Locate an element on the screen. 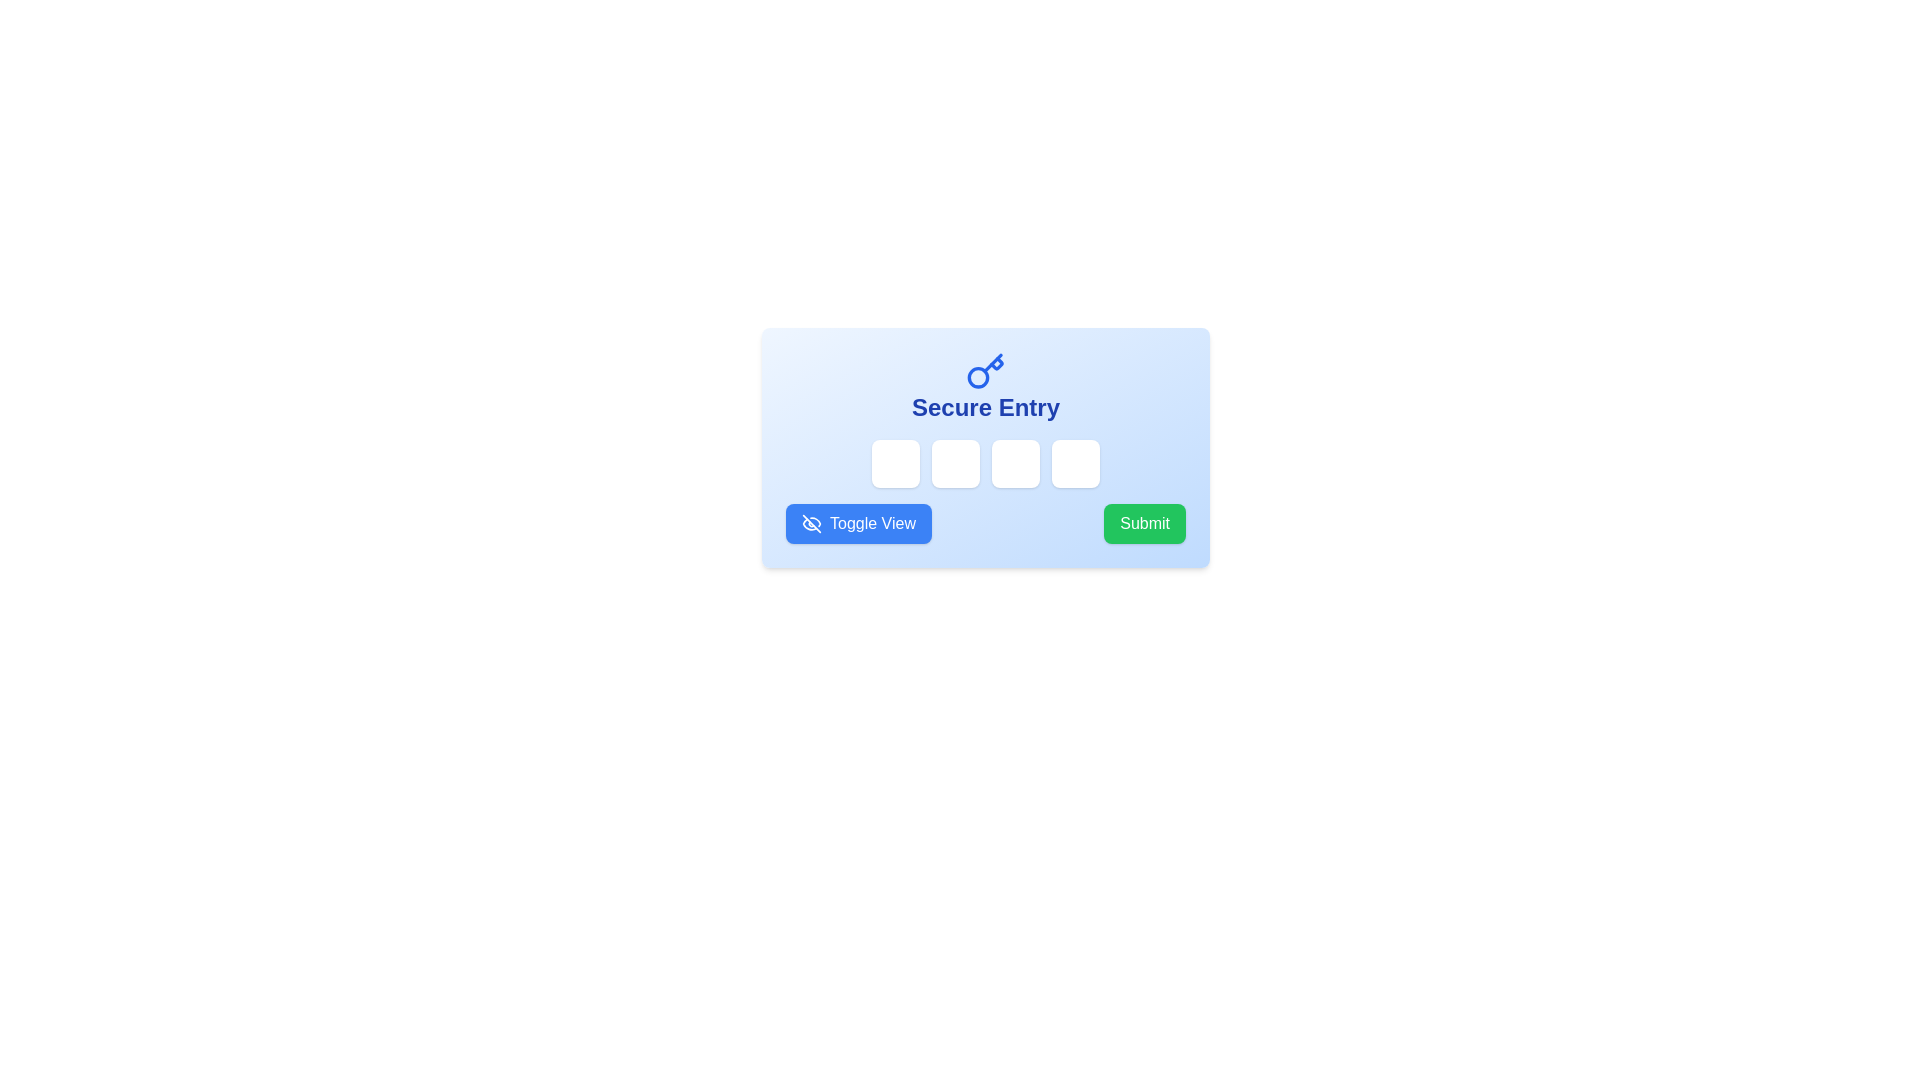 This screenshot has height=1080, width=1920. the circular decorative graphic that visually represents a key, symbolizing security or access, located at the top center of the layout above the text 'Secure Entry.' is located at coordinates (978, 377).